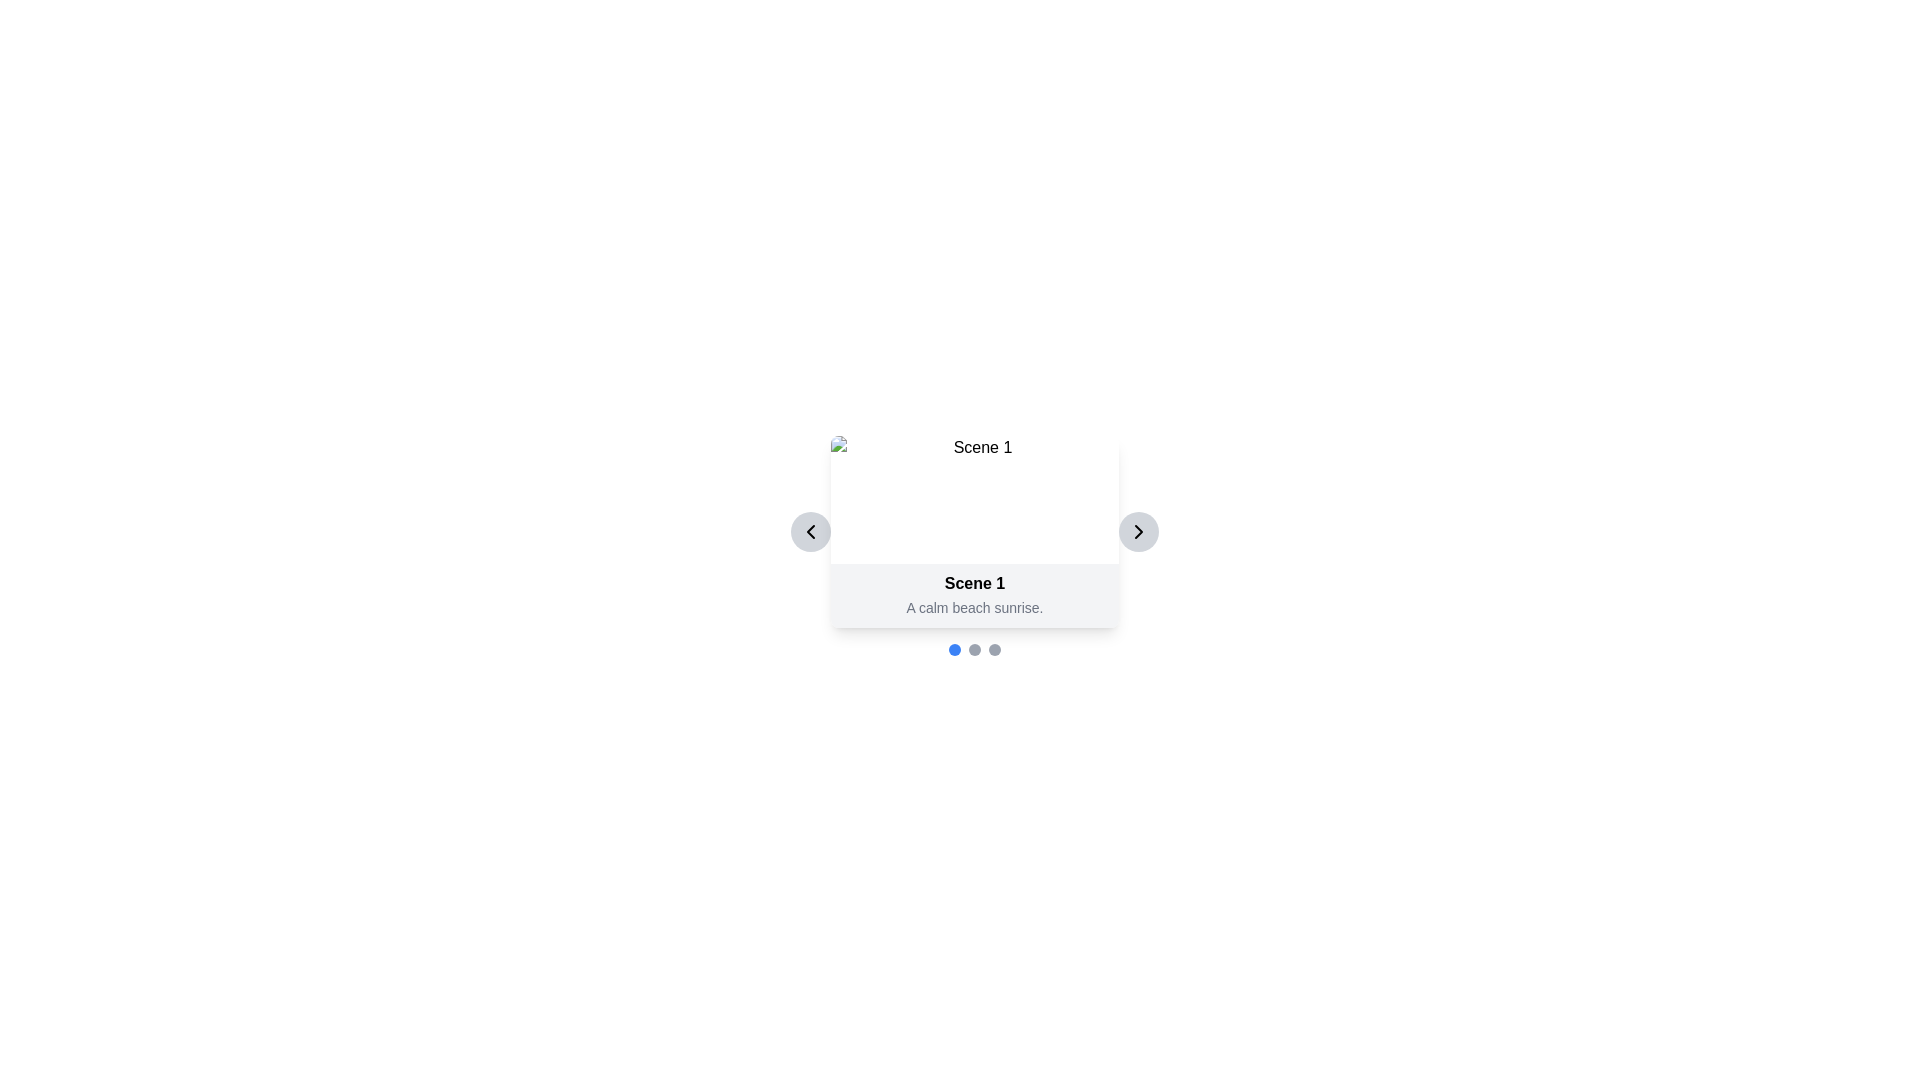 The image size is (1920, 1080). What do you see at coordinates (994, 650) in the screenshot?
I see `the small circular gray indicator dot, which is the third in a horizontal sequence of three indicators located at the center-bottom of the interface` at bounding box center [994, 650].